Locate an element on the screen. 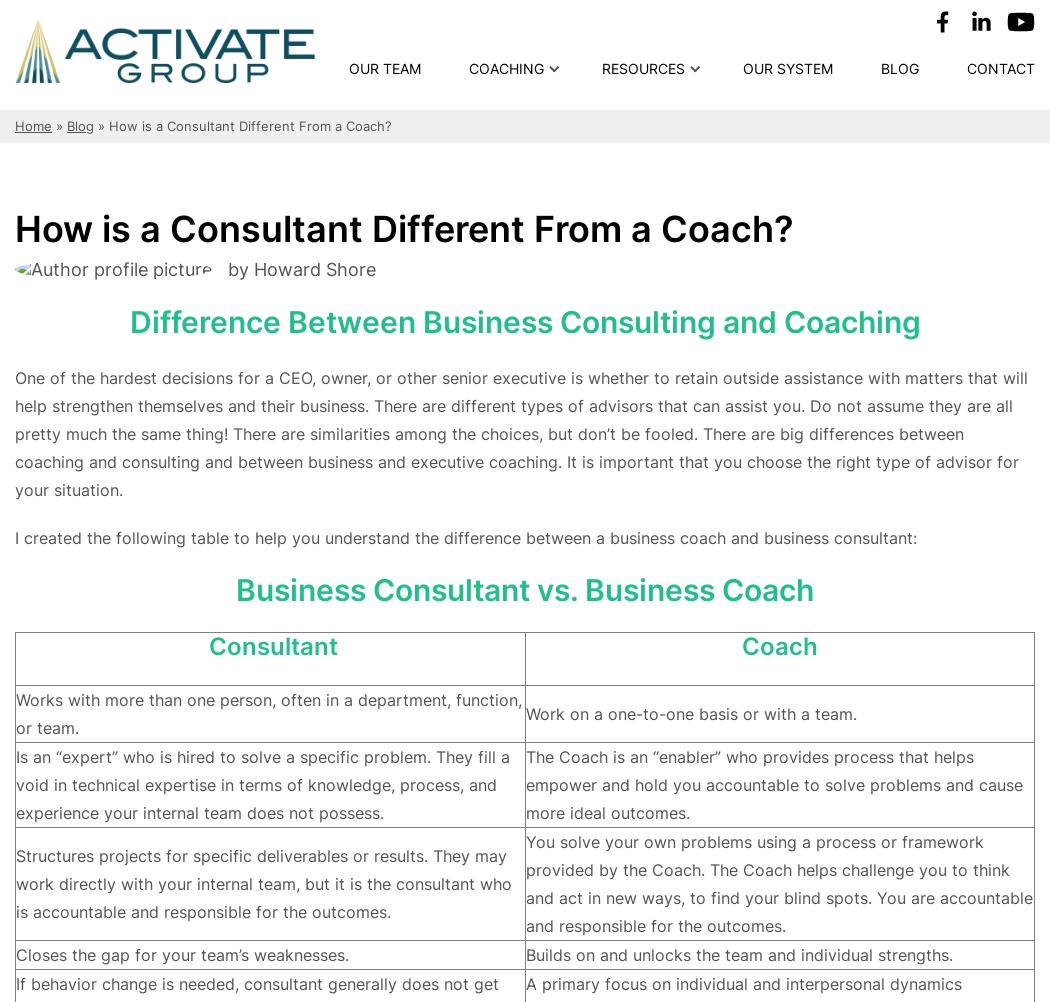 The width and height of the screenshot is (1050, 1002). 'The Coach is an “enabler” who provides process that helps empower and hold you accountable to solve problems and cause more ideal outcomes.' is located at coordinates (525, 782).